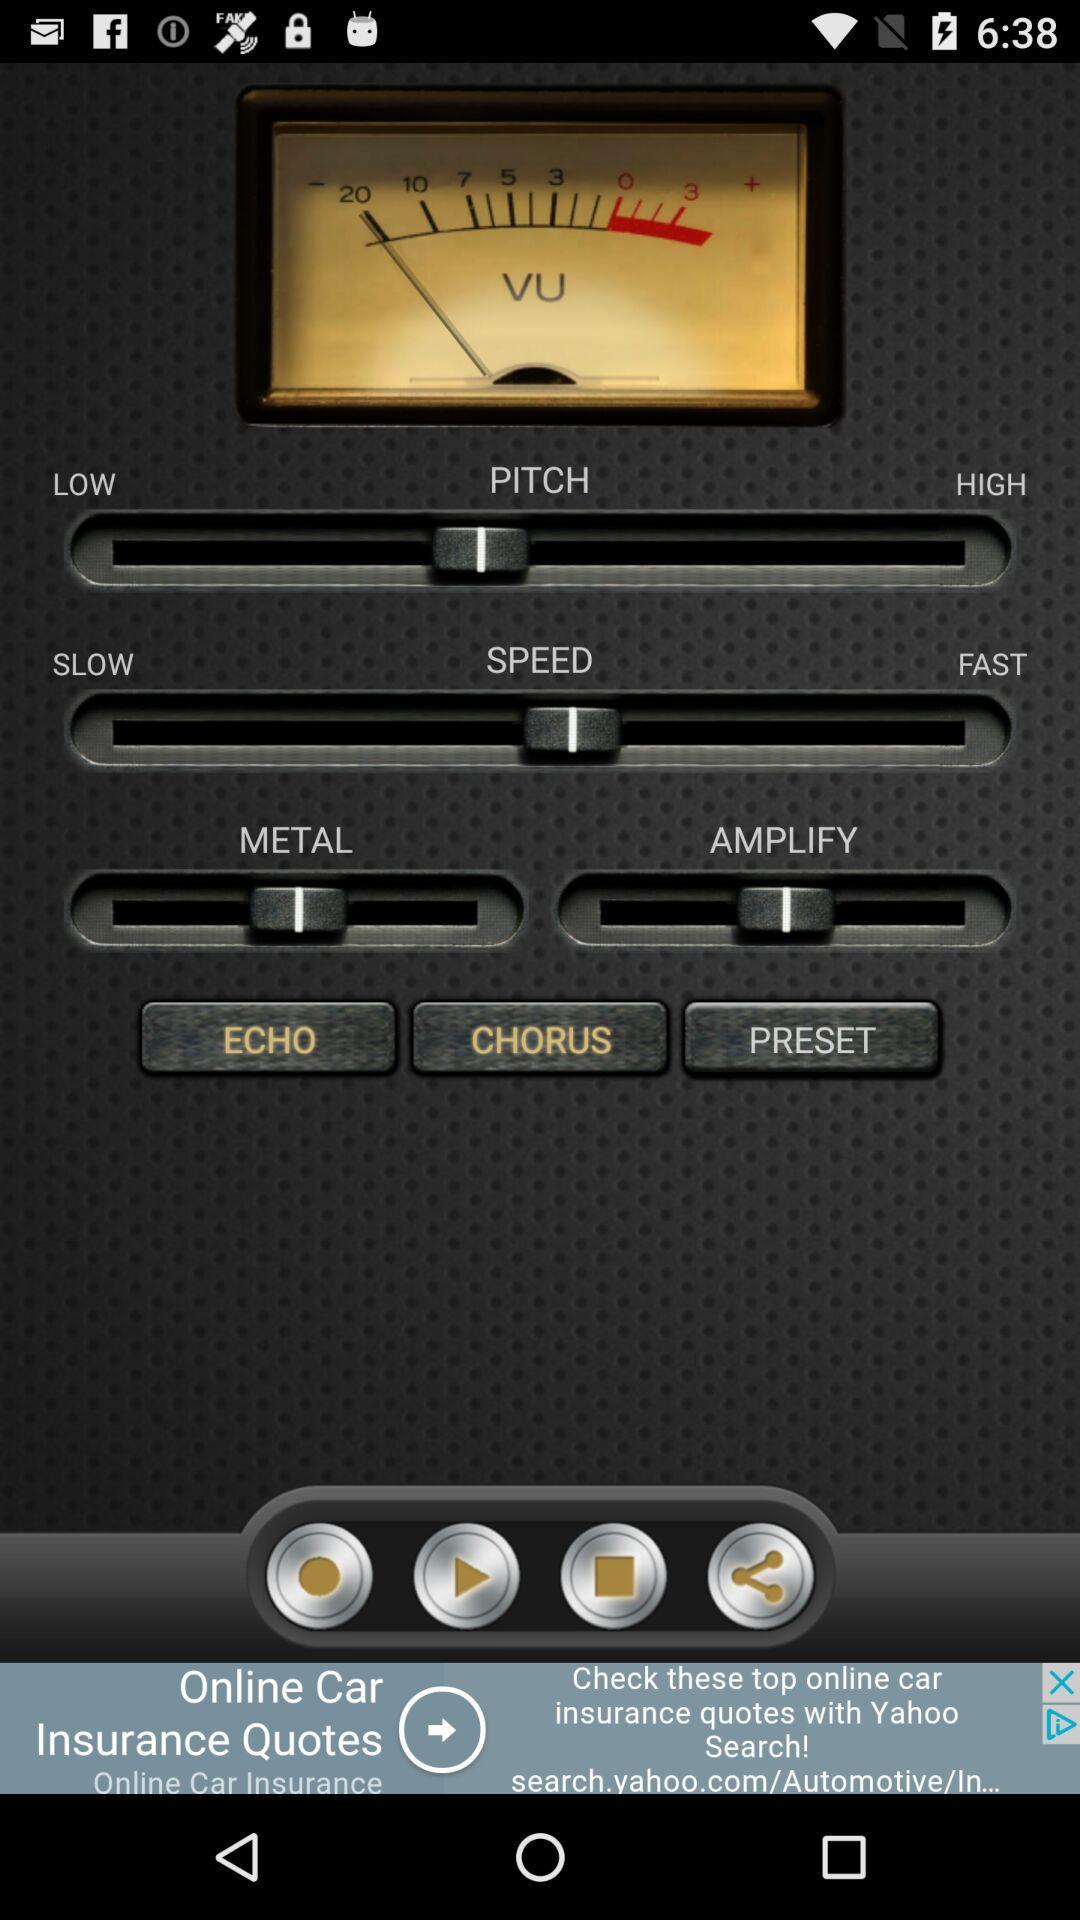 The image size is (1080, 1920). I want to click on open advertisement, so click(540, 1727).